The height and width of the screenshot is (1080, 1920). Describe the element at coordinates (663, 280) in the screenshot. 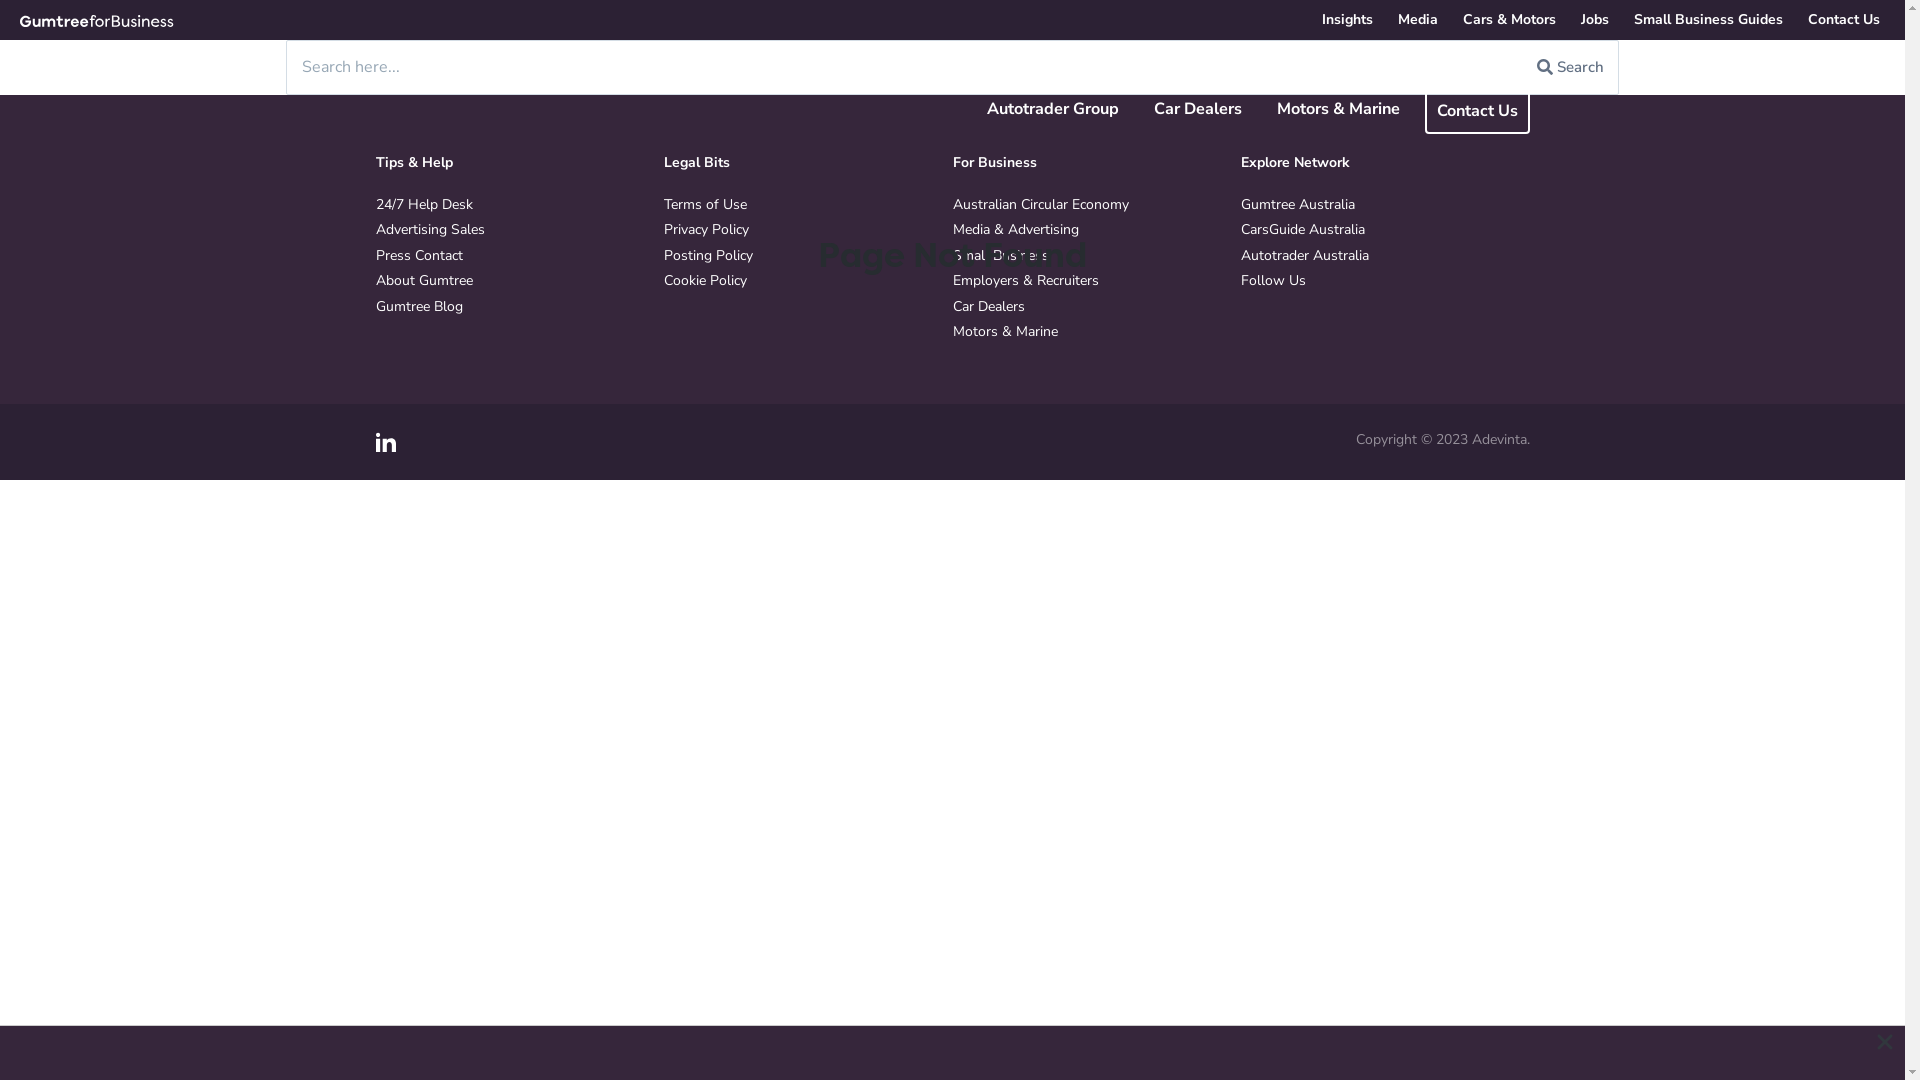

I see `'Cookie Policy'` at that location.